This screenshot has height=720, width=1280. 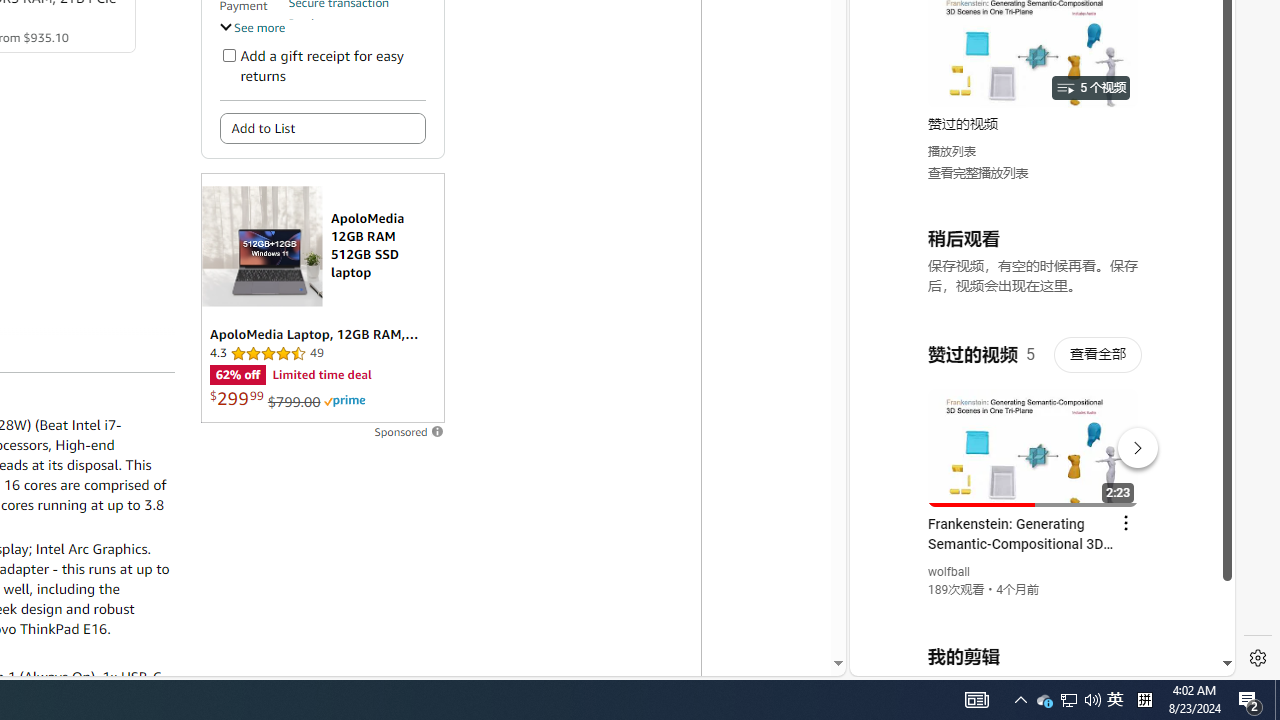 I want to click on 'Prime', so click(x=344, y=401).